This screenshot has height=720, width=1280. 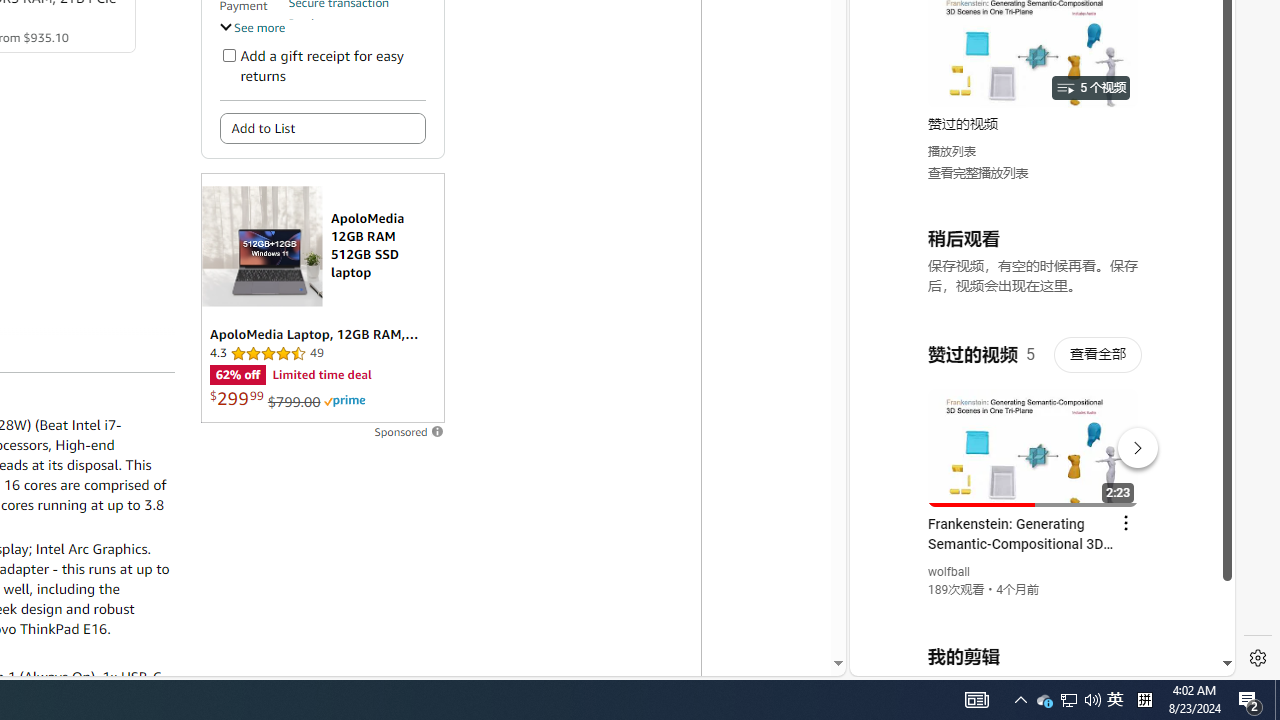 I want to click on 'Prime', so click(x=344, y=401).